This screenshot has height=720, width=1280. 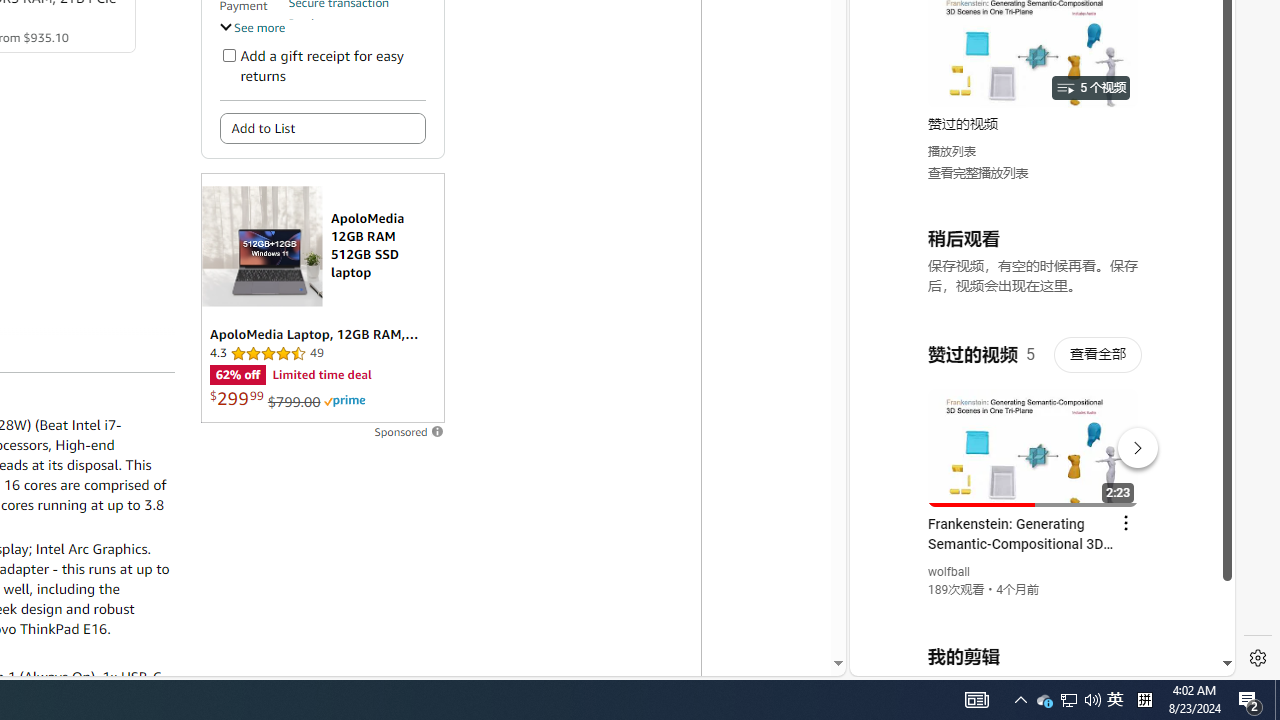 I want to click on 'Prime', so click(x=344, y=401).